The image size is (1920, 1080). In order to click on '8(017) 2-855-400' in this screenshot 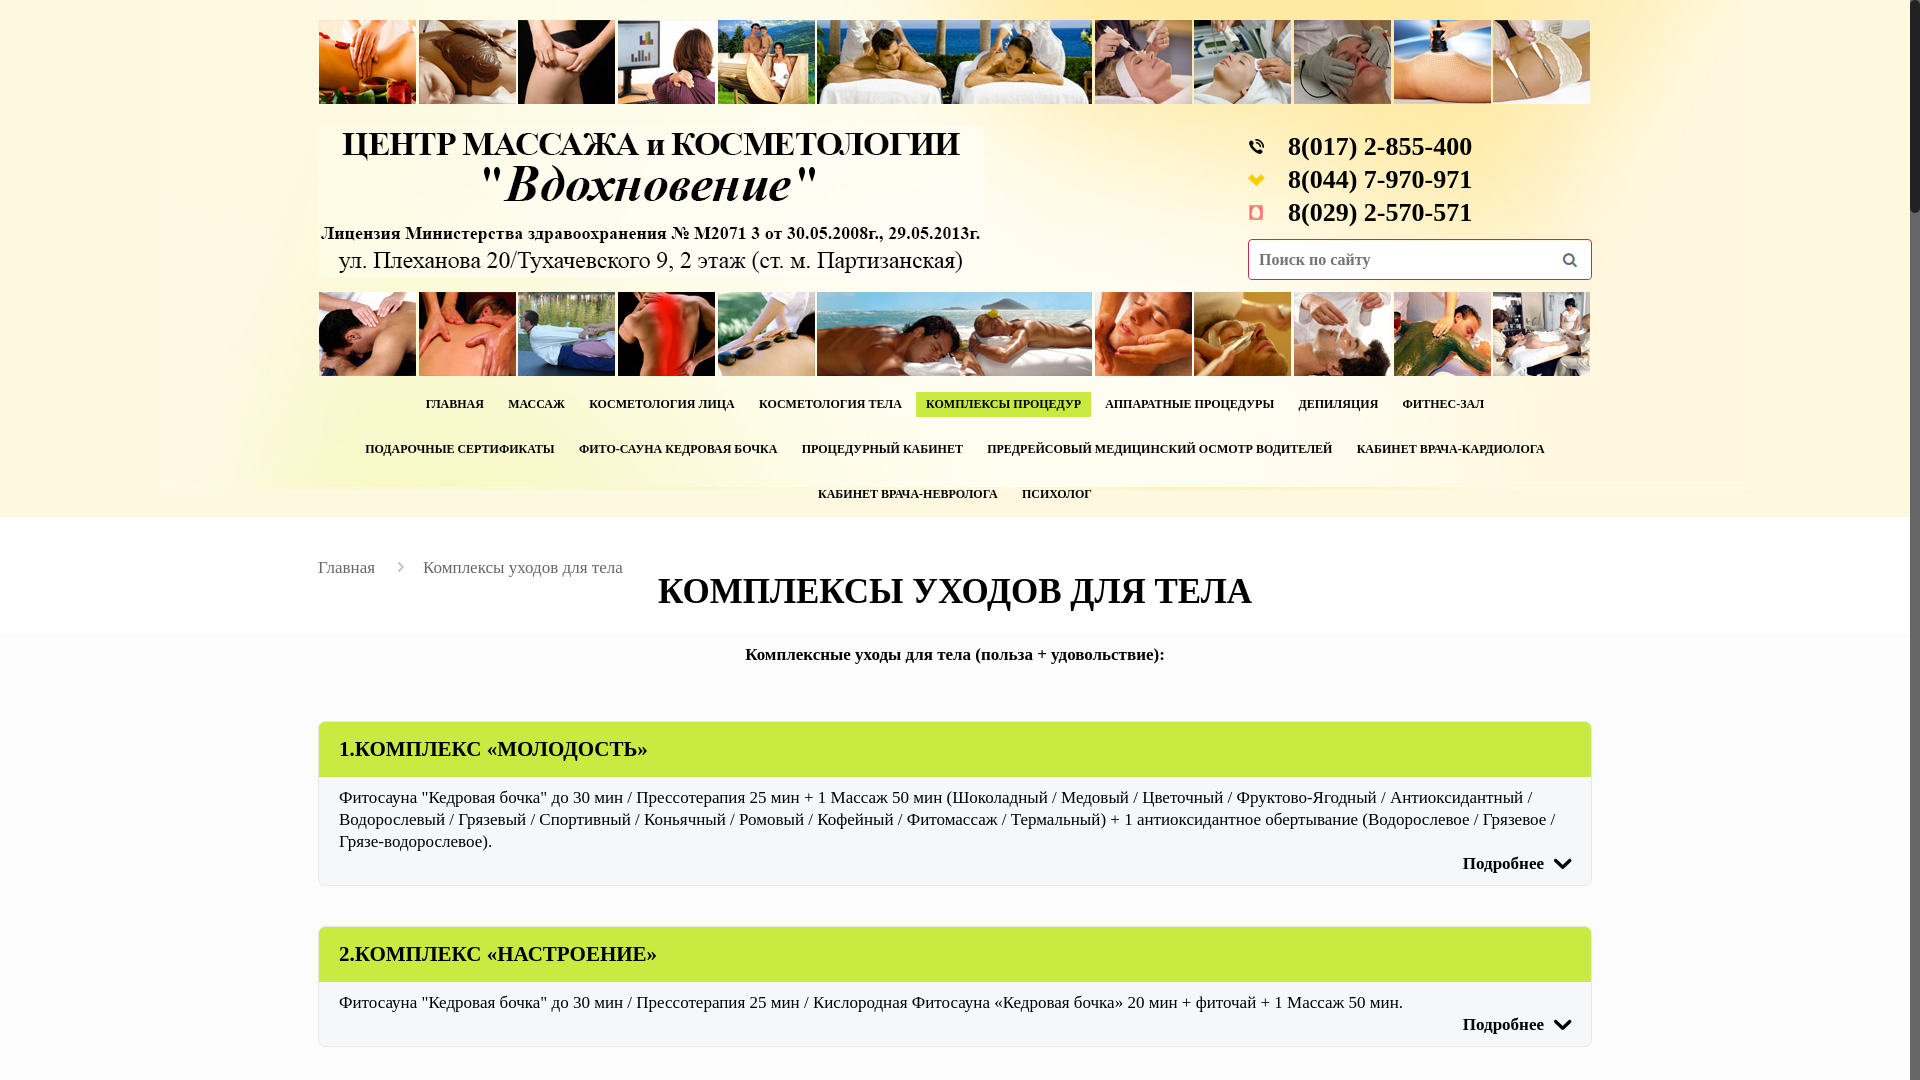, I will do `click(1379, 145)`.